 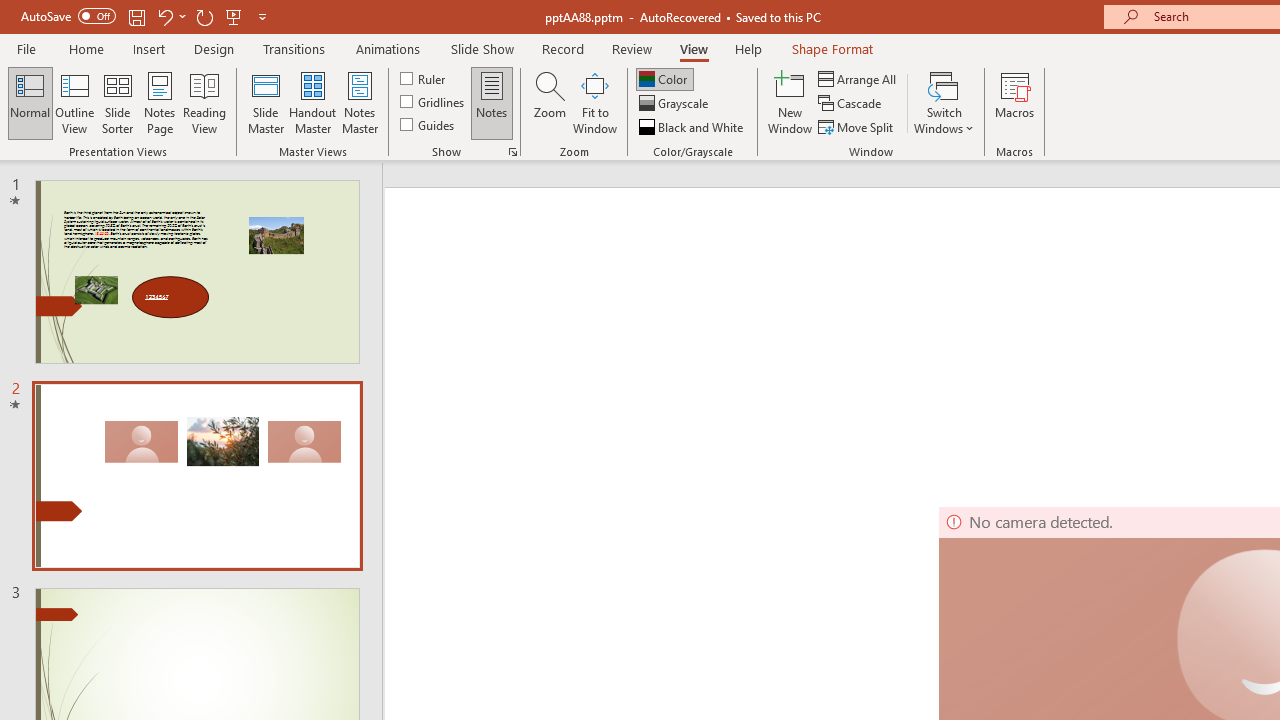 What do you see at coordinates (264, 103) in the screenshot?
I see `'Slide Master'` at bounding box center [264, 103].